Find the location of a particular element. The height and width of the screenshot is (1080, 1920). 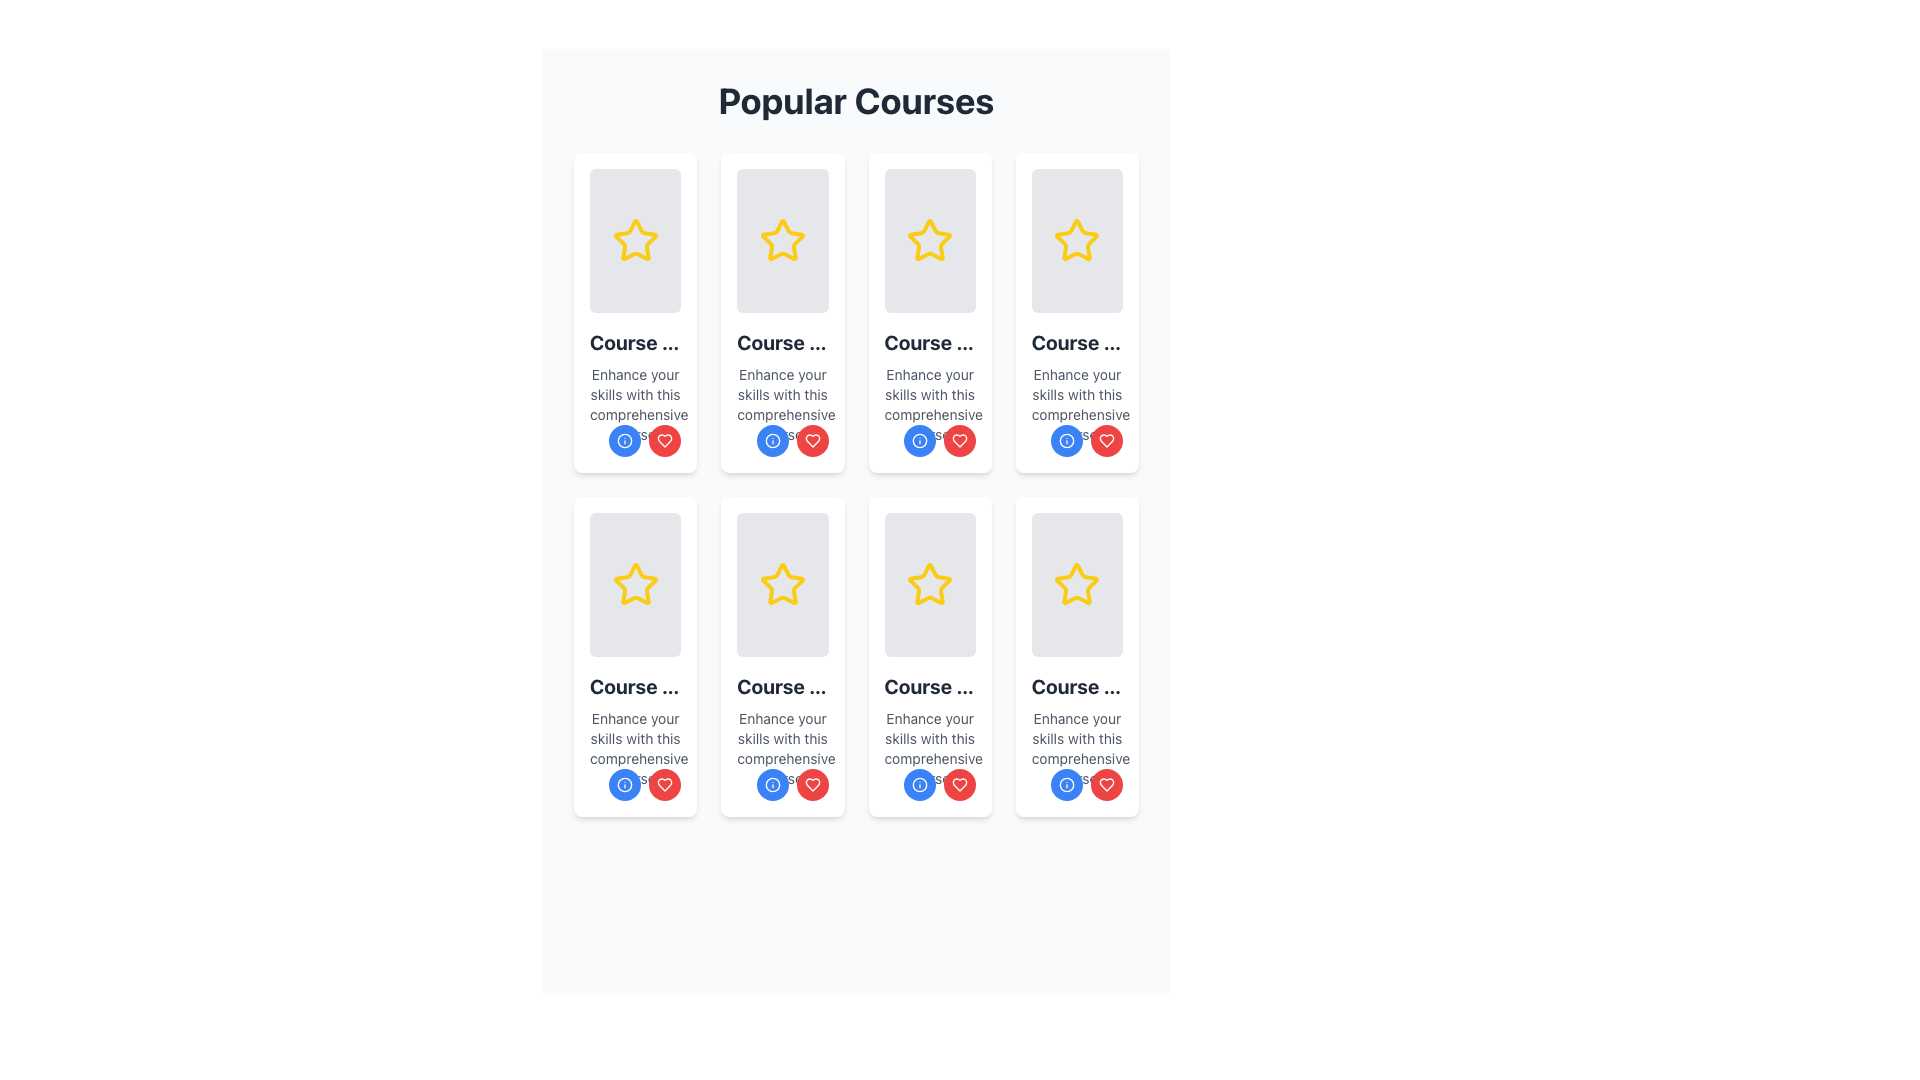

the second interactive button in the bottom-right corner of the course card is located at coordinates (958, 784).